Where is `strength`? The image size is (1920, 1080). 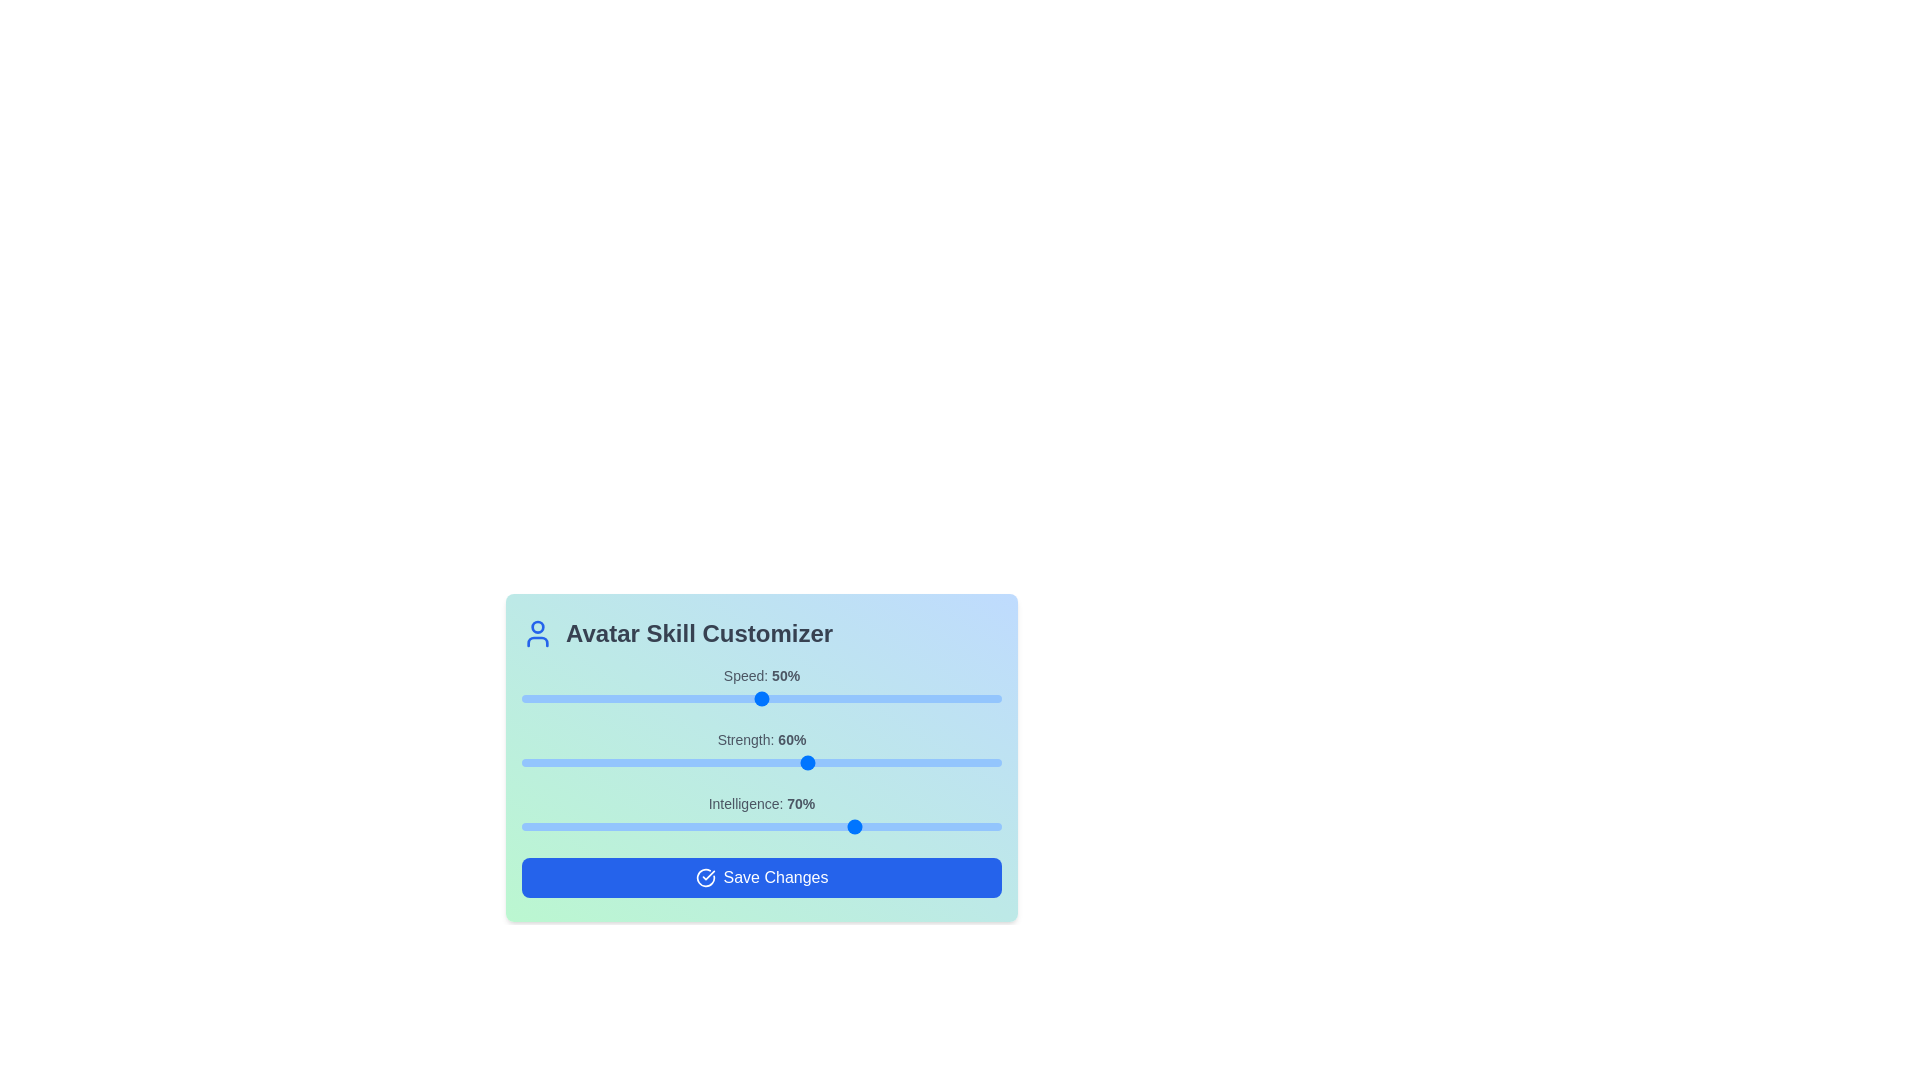
strength is located at coordinates (569, 763).